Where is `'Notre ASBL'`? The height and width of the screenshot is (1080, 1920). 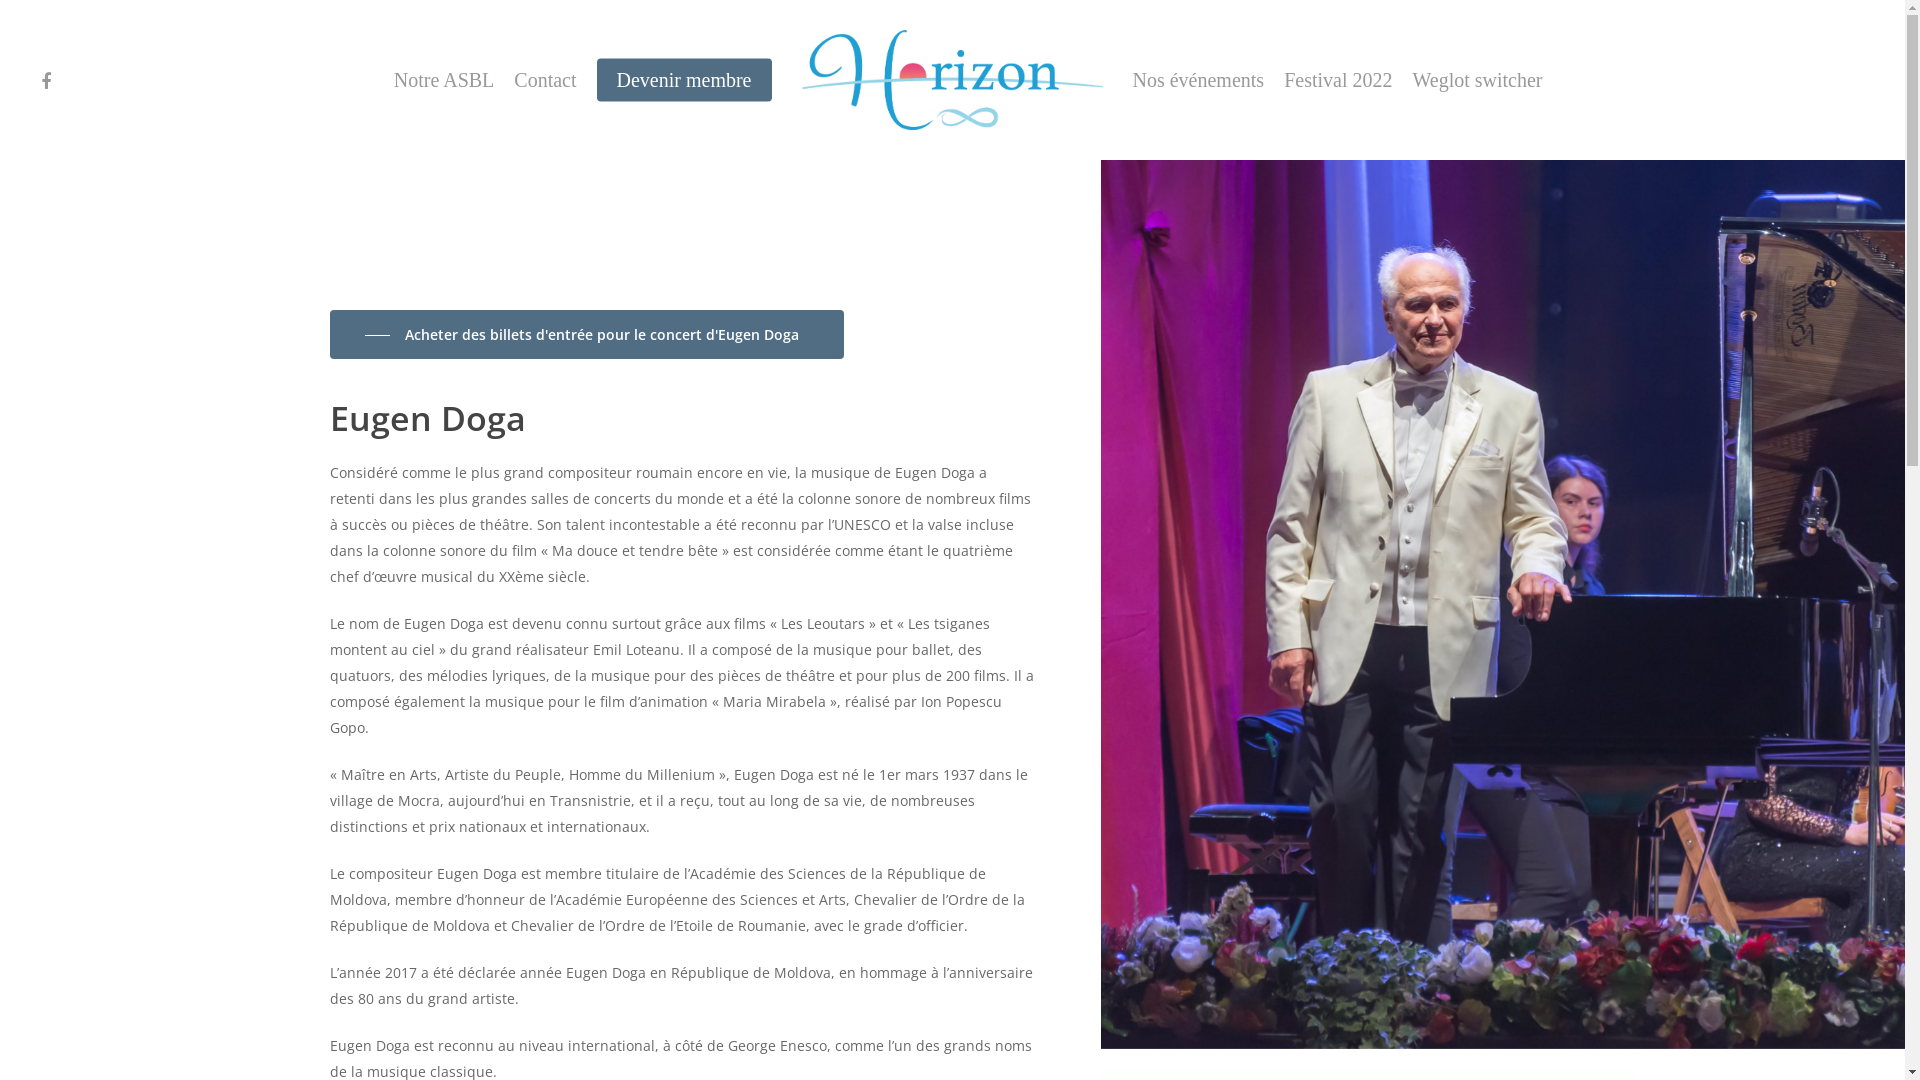
'Notre ASBL' is located at coordinates (443, 79).